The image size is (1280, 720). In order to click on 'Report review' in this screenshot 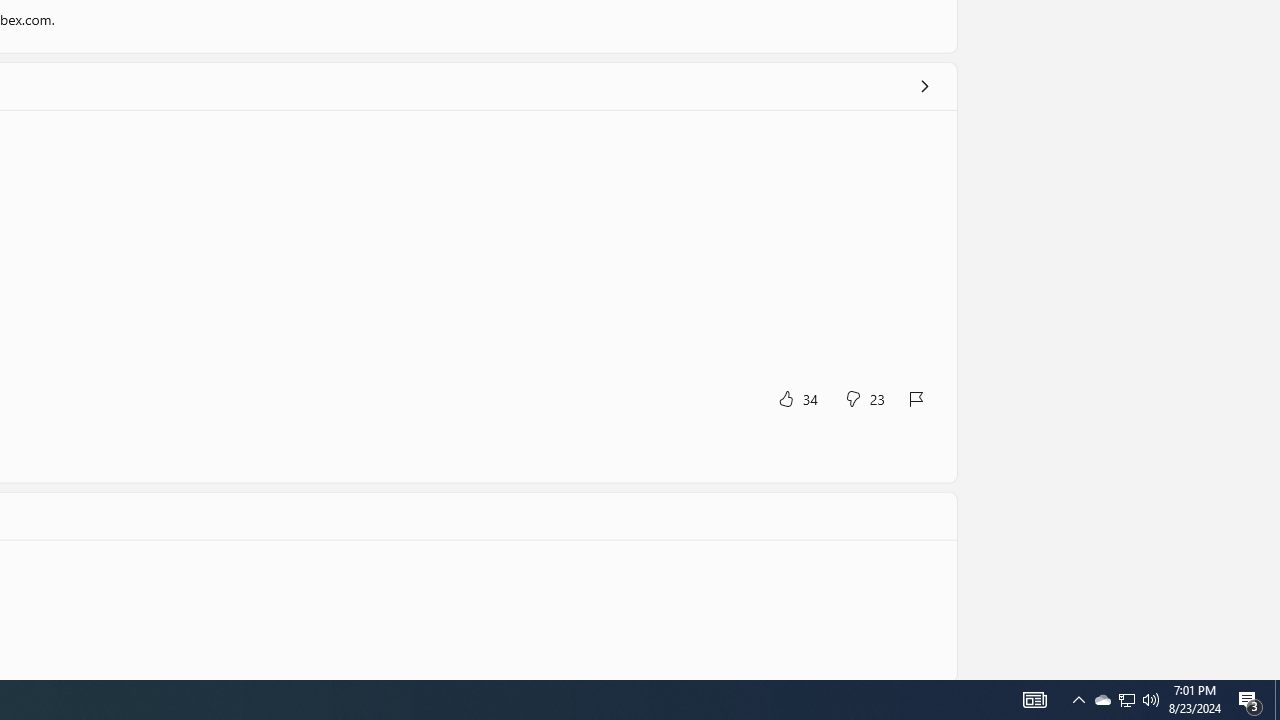, I will do `click(916, 398)`.